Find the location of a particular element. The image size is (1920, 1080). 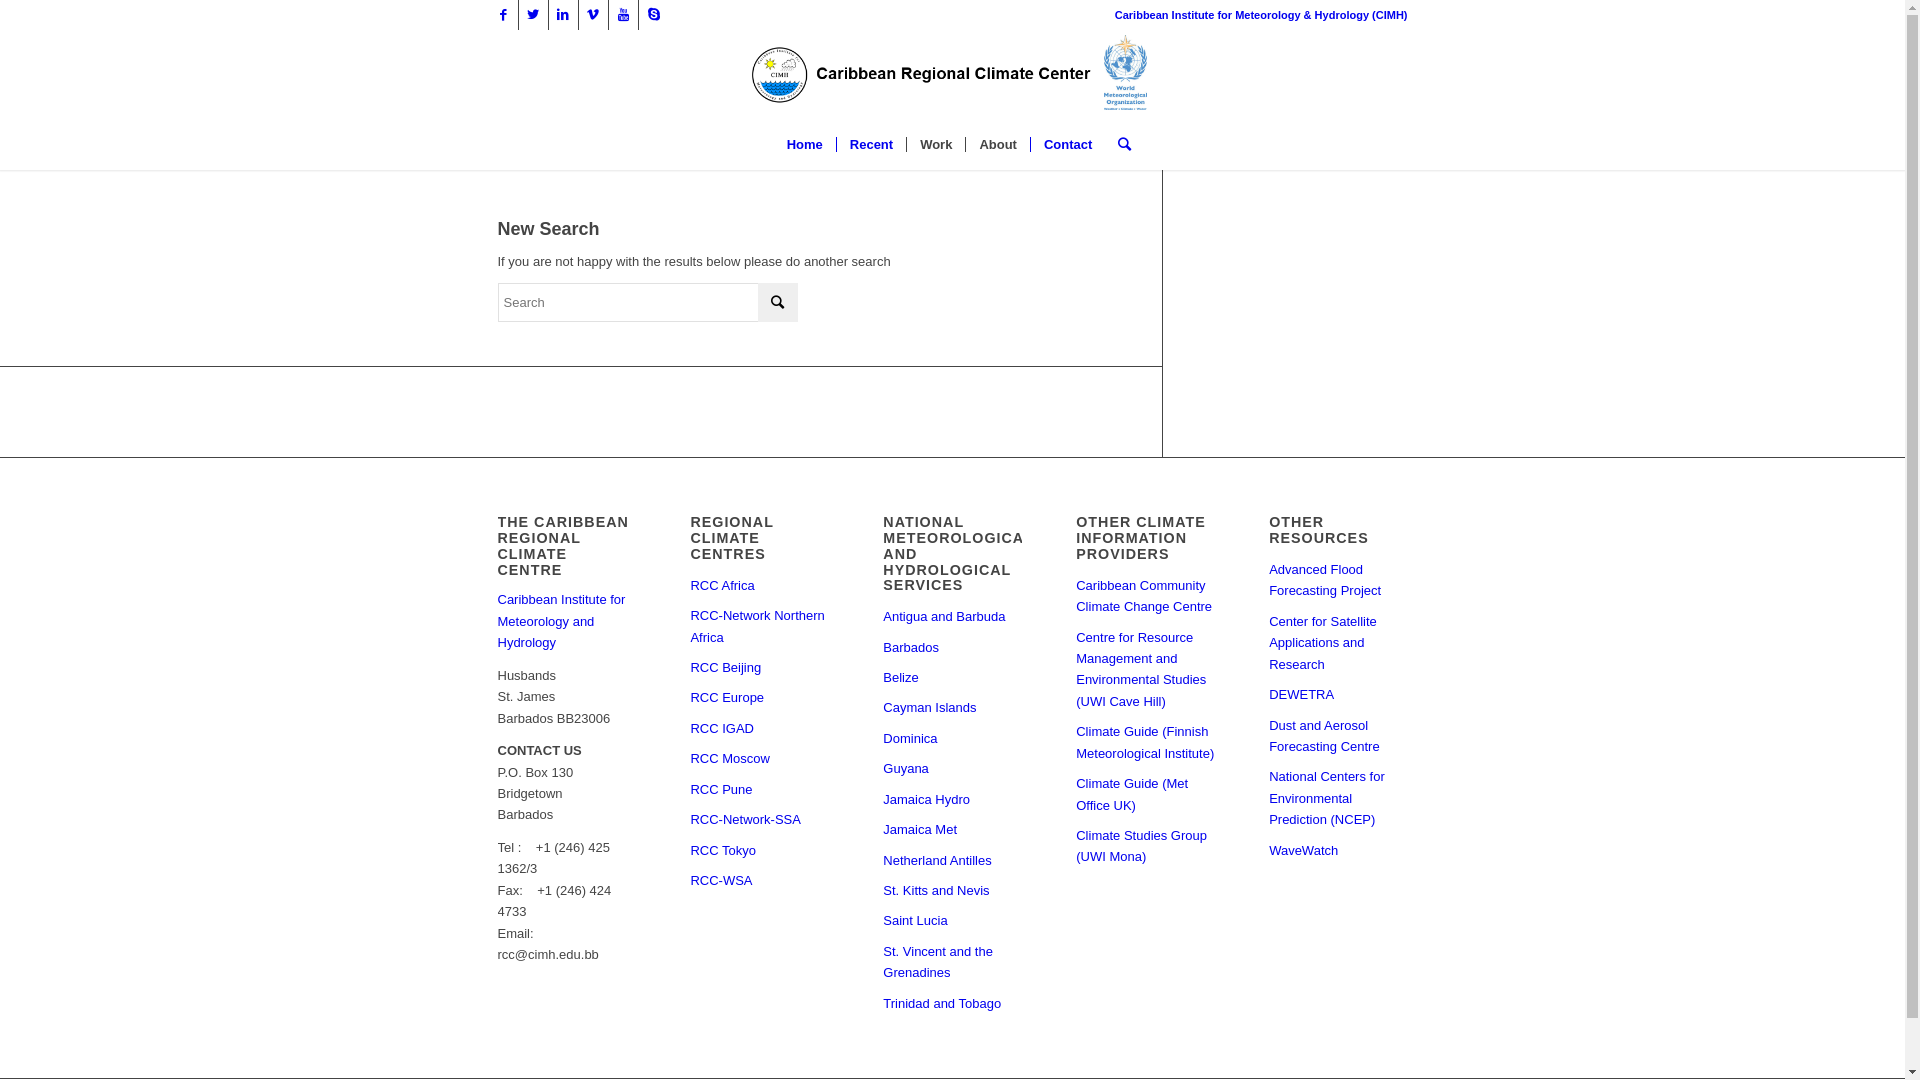

'National Centers for Environmental Prediction (NCEP)' is located at coordinates (1267, 797).